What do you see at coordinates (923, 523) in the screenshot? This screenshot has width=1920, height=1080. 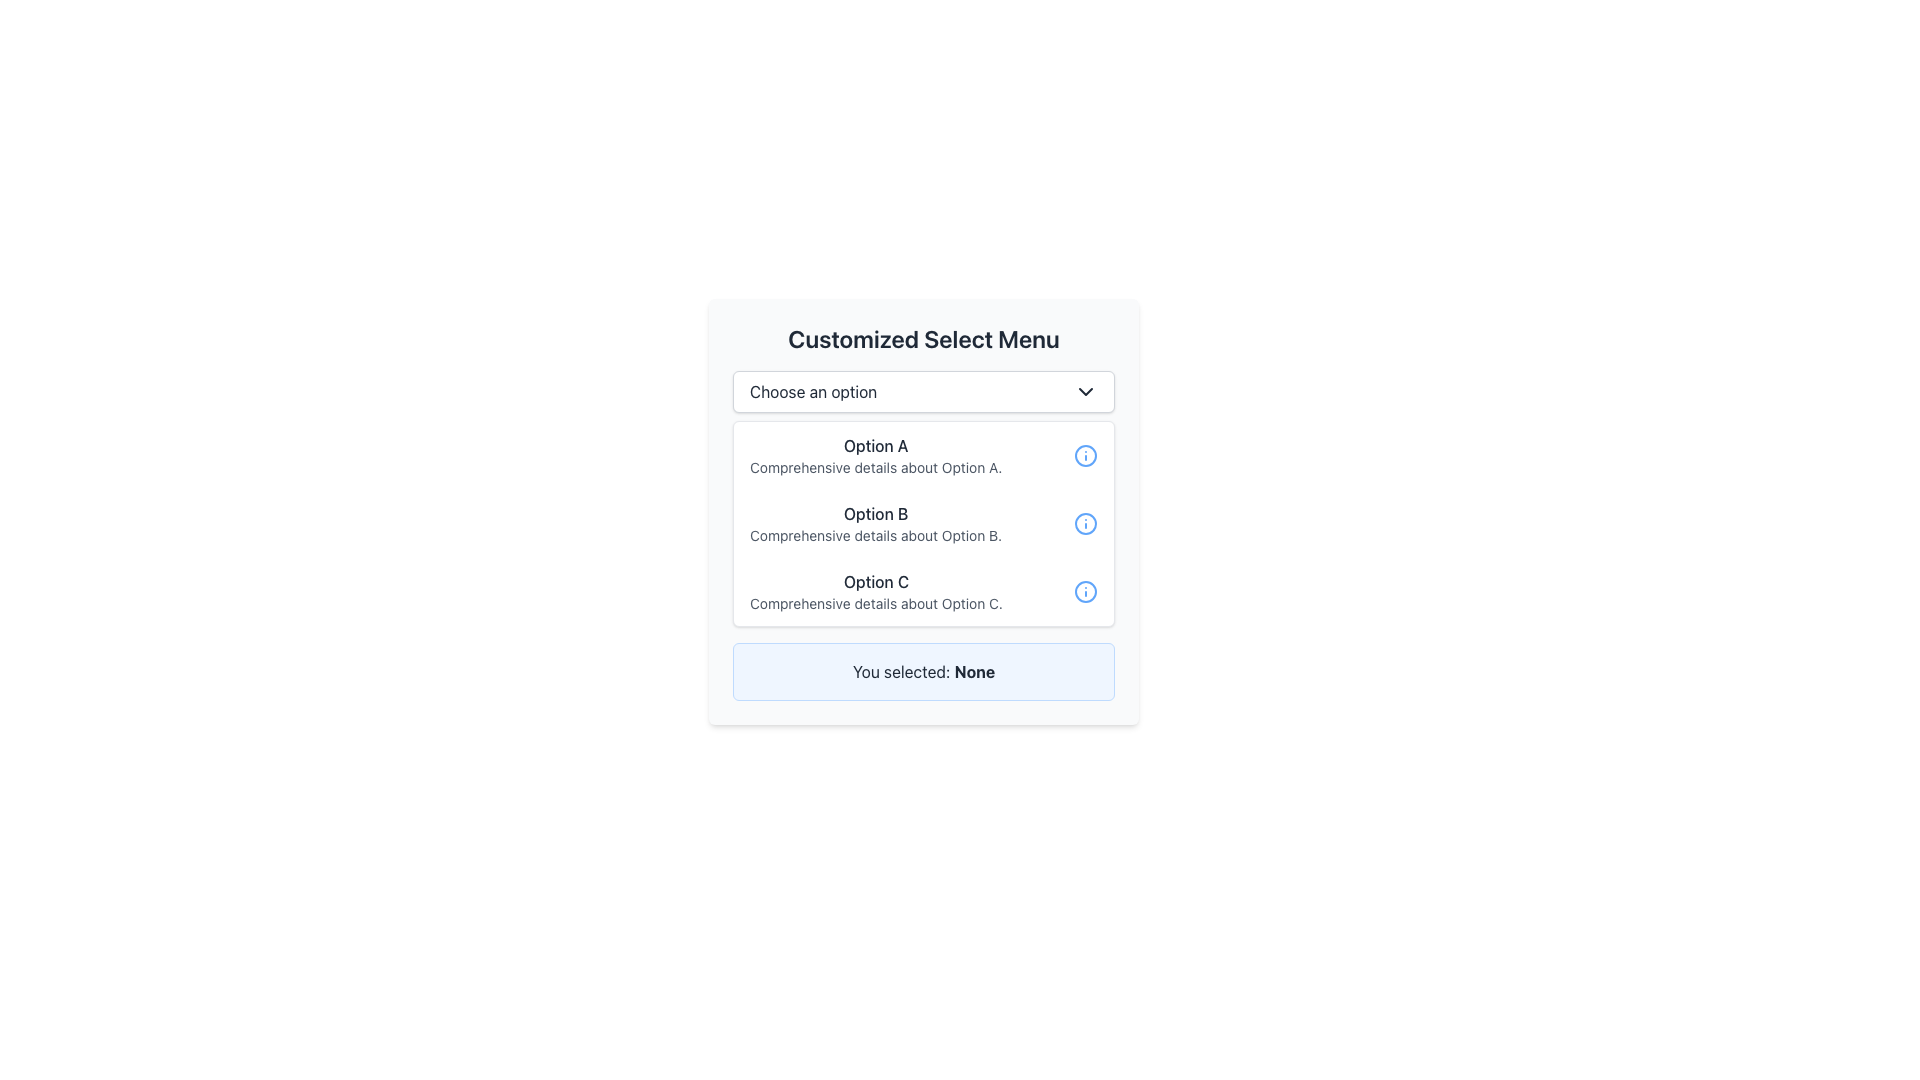 I see `the List item labeled 'Option B', which is the second option in a vertical list of three options` at bounding box center [923, 523].